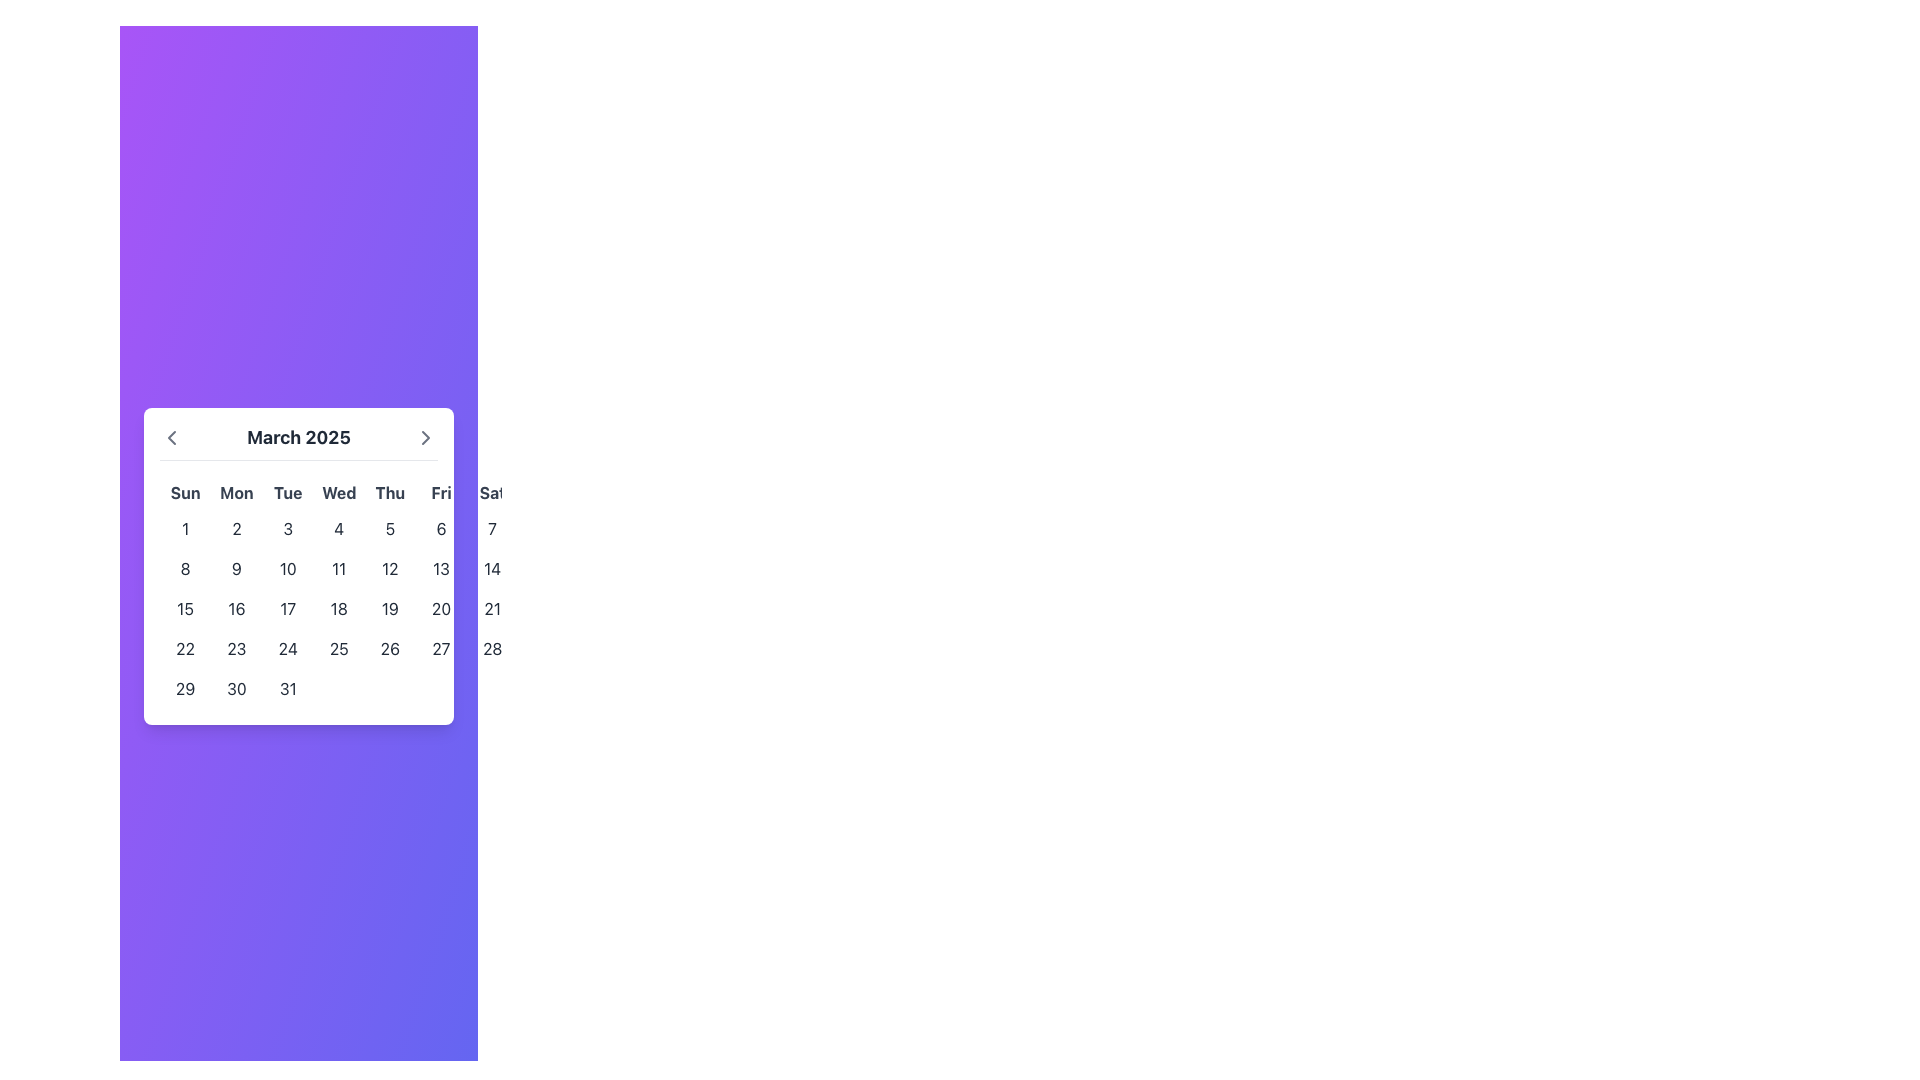 This screenshot has height=1080, width=1920. What do you see at coordinates (185, 568) in the screenshot?
I see `the text label displaying '8' in the first row of the calendar grid, aligned under the 'Sun' header` at bounding box center [185, 568].